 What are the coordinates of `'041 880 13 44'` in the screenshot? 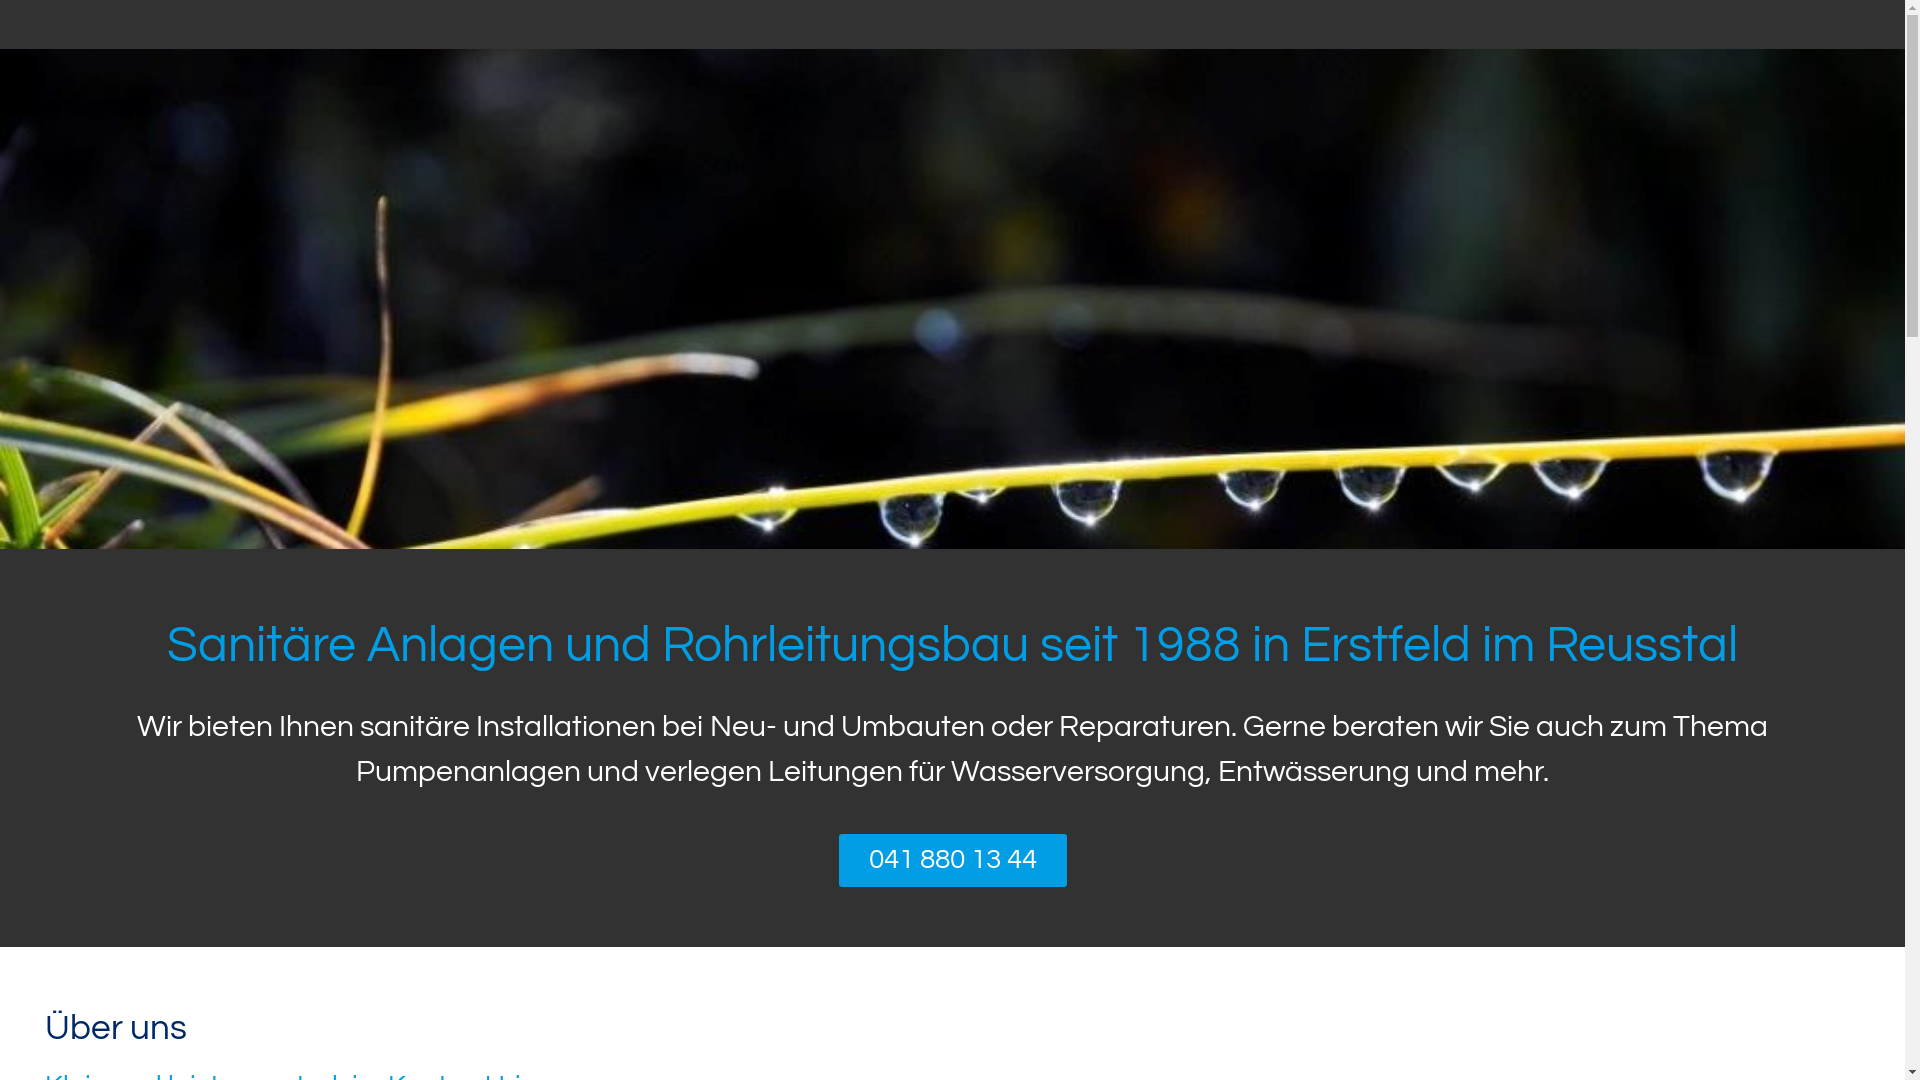 It's located at (838, 859).